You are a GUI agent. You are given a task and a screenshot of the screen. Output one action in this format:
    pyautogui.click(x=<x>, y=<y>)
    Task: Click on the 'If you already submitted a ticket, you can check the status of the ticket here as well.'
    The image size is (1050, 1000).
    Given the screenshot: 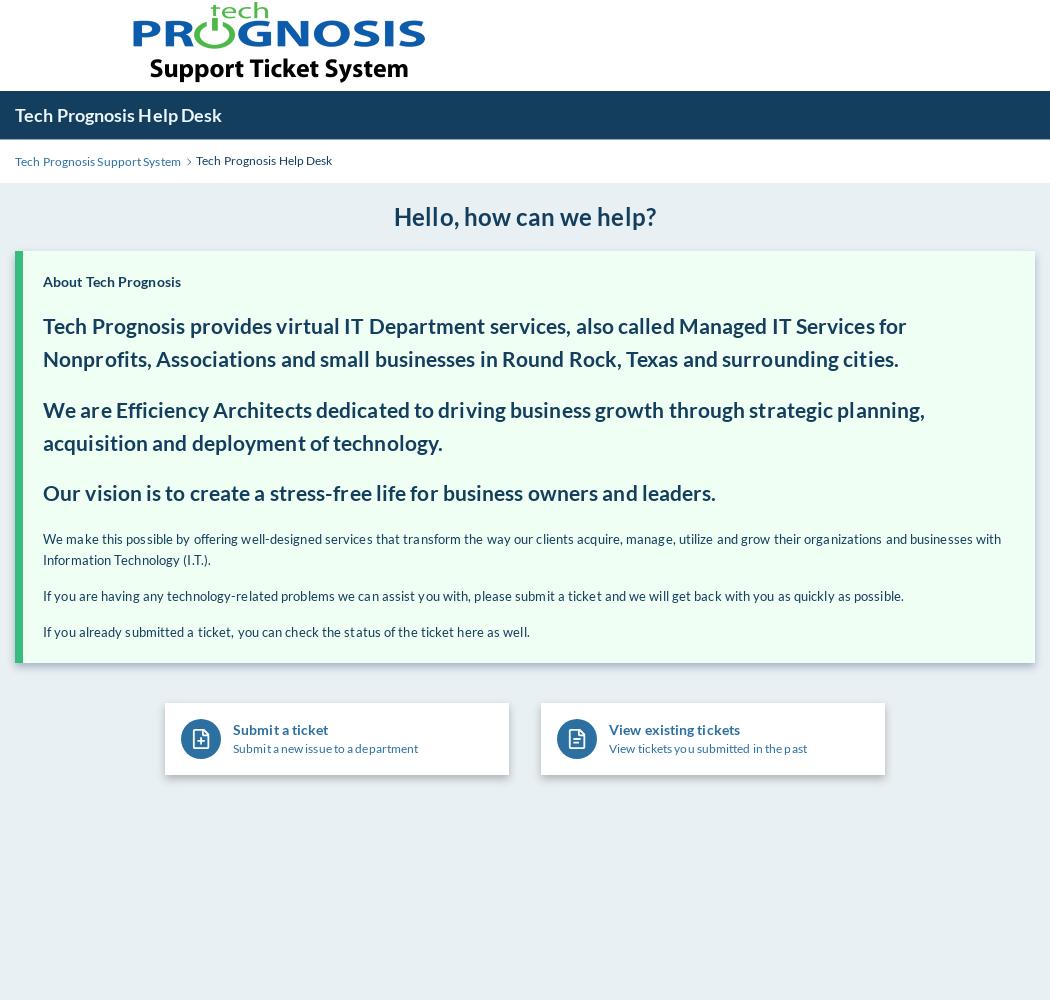 What is the action you would take?
    pyautogui.click(x=285, y=632)
    